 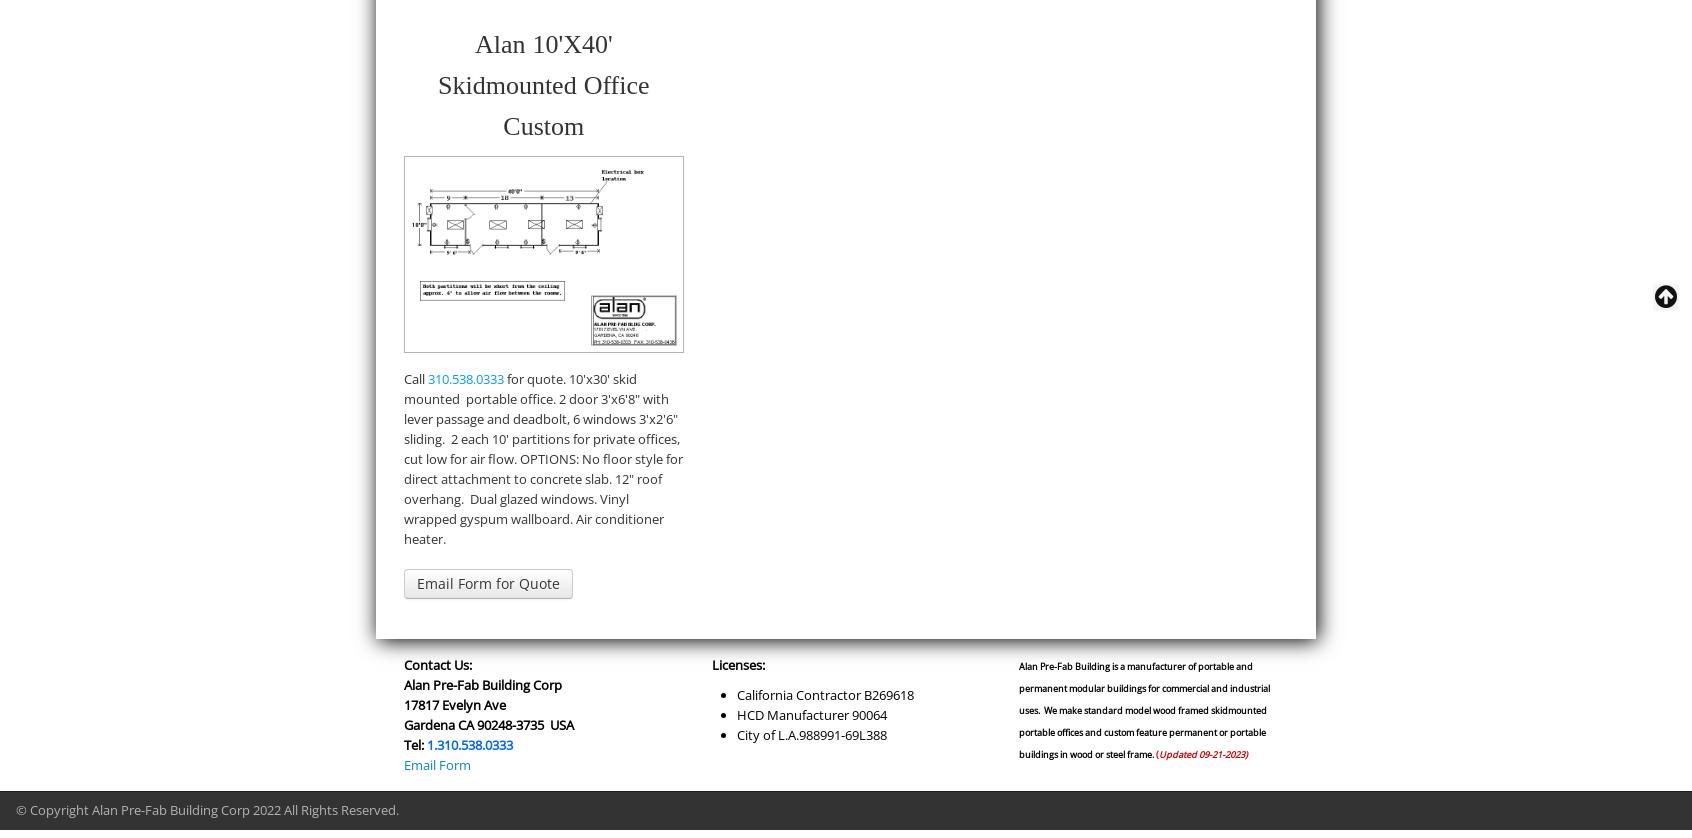 What do you see at coordinates (487, 723) in the screenshot?
I see `'Gardena CA 90248-3735  USA'` at bounding box center [487, 723].